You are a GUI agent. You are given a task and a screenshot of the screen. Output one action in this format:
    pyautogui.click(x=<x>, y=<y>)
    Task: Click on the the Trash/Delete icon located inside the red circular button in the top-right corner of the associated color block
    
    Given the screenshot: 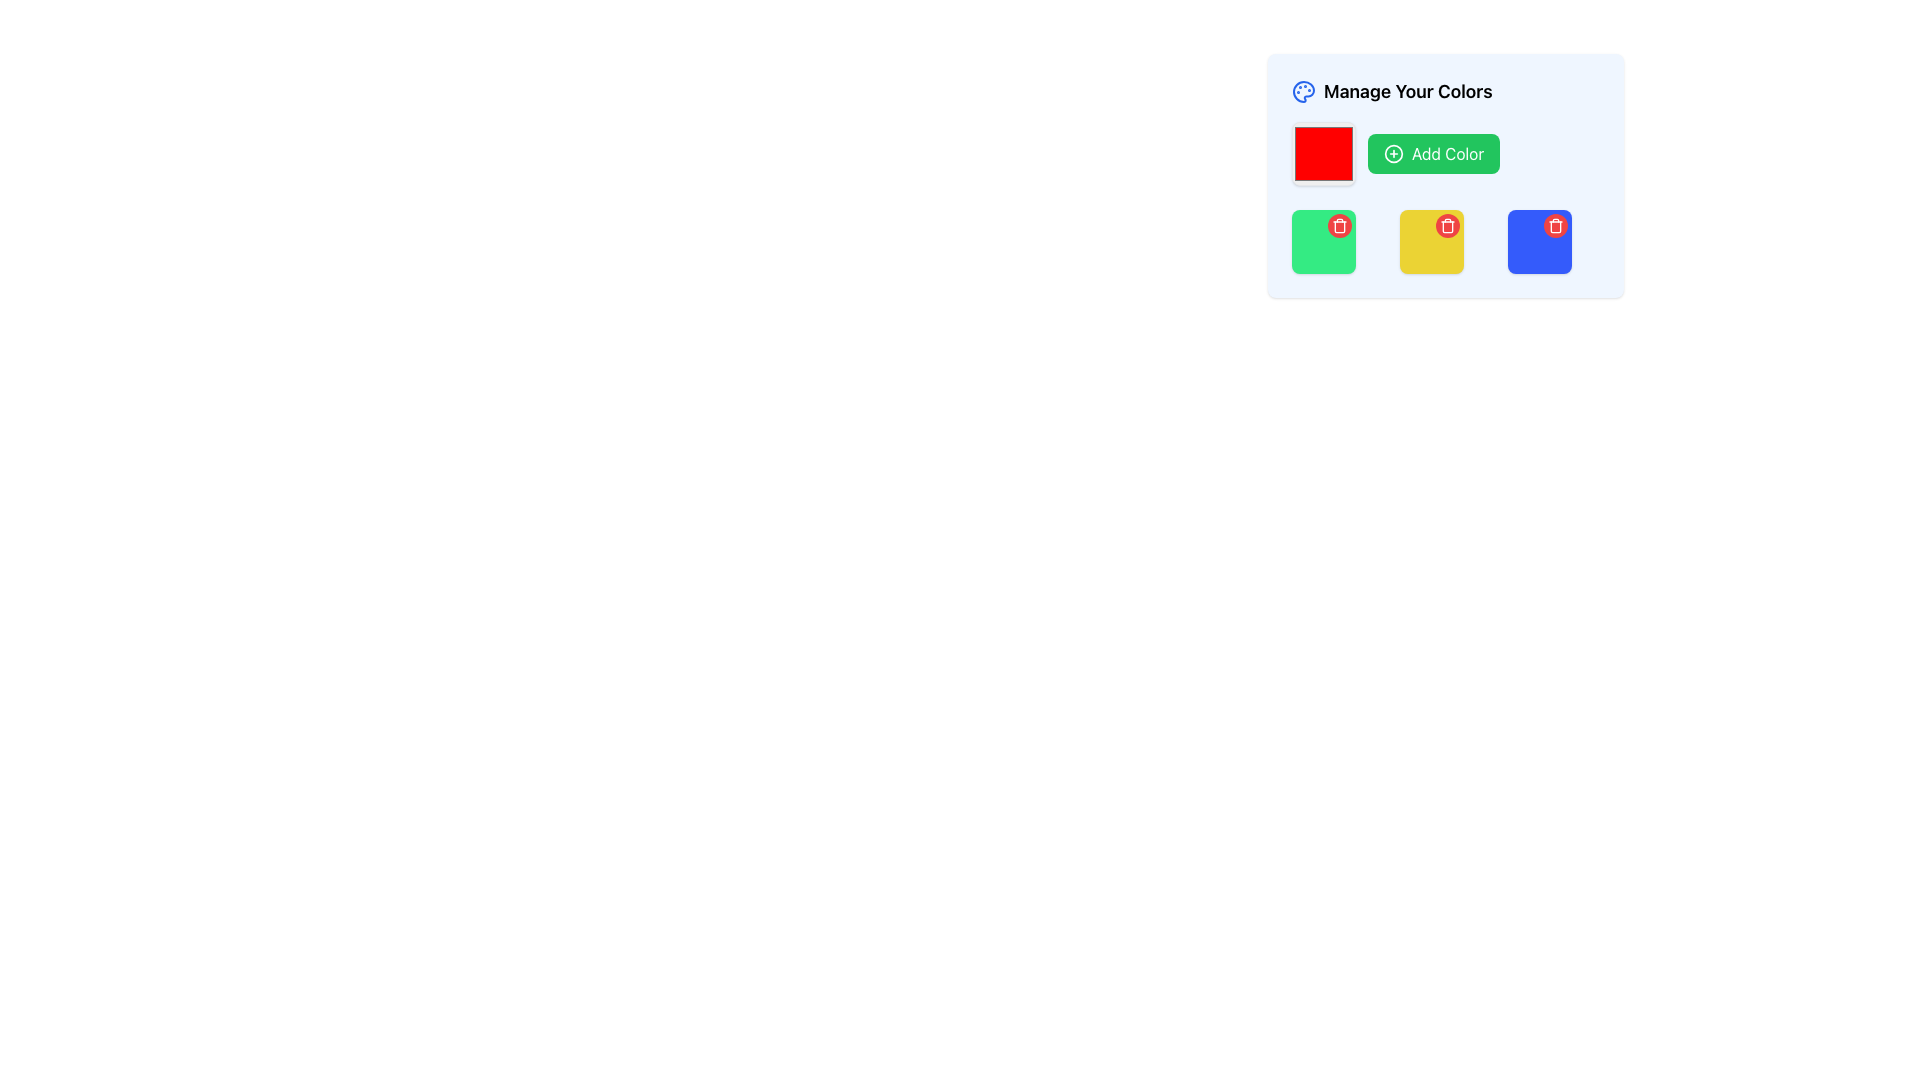 What is the action you would take?
    pyautogui.click(x=1448, y=225)
    